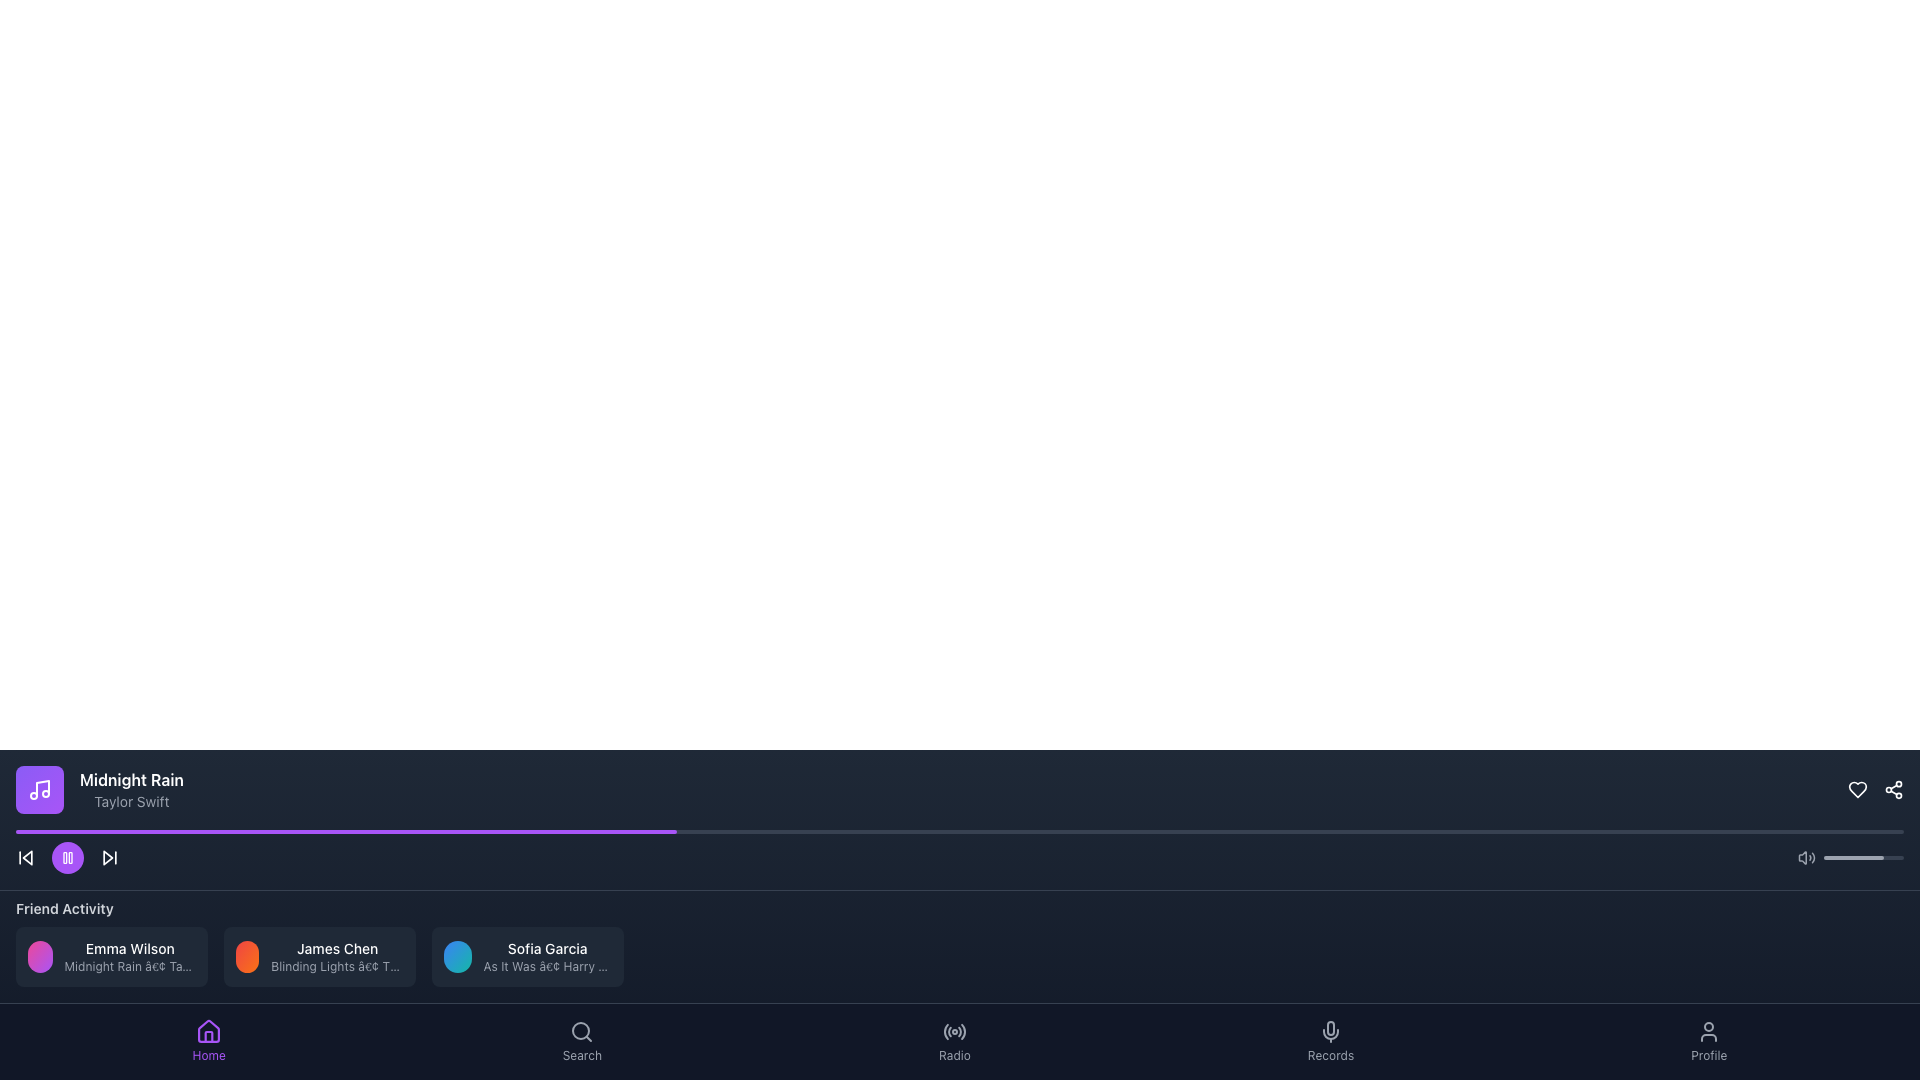 Image resolution: width=1920 pixels, height=1080 pixels. Describe the element at coordinates (600, 832) in the screenshot. I see `the progress bar` at that location.